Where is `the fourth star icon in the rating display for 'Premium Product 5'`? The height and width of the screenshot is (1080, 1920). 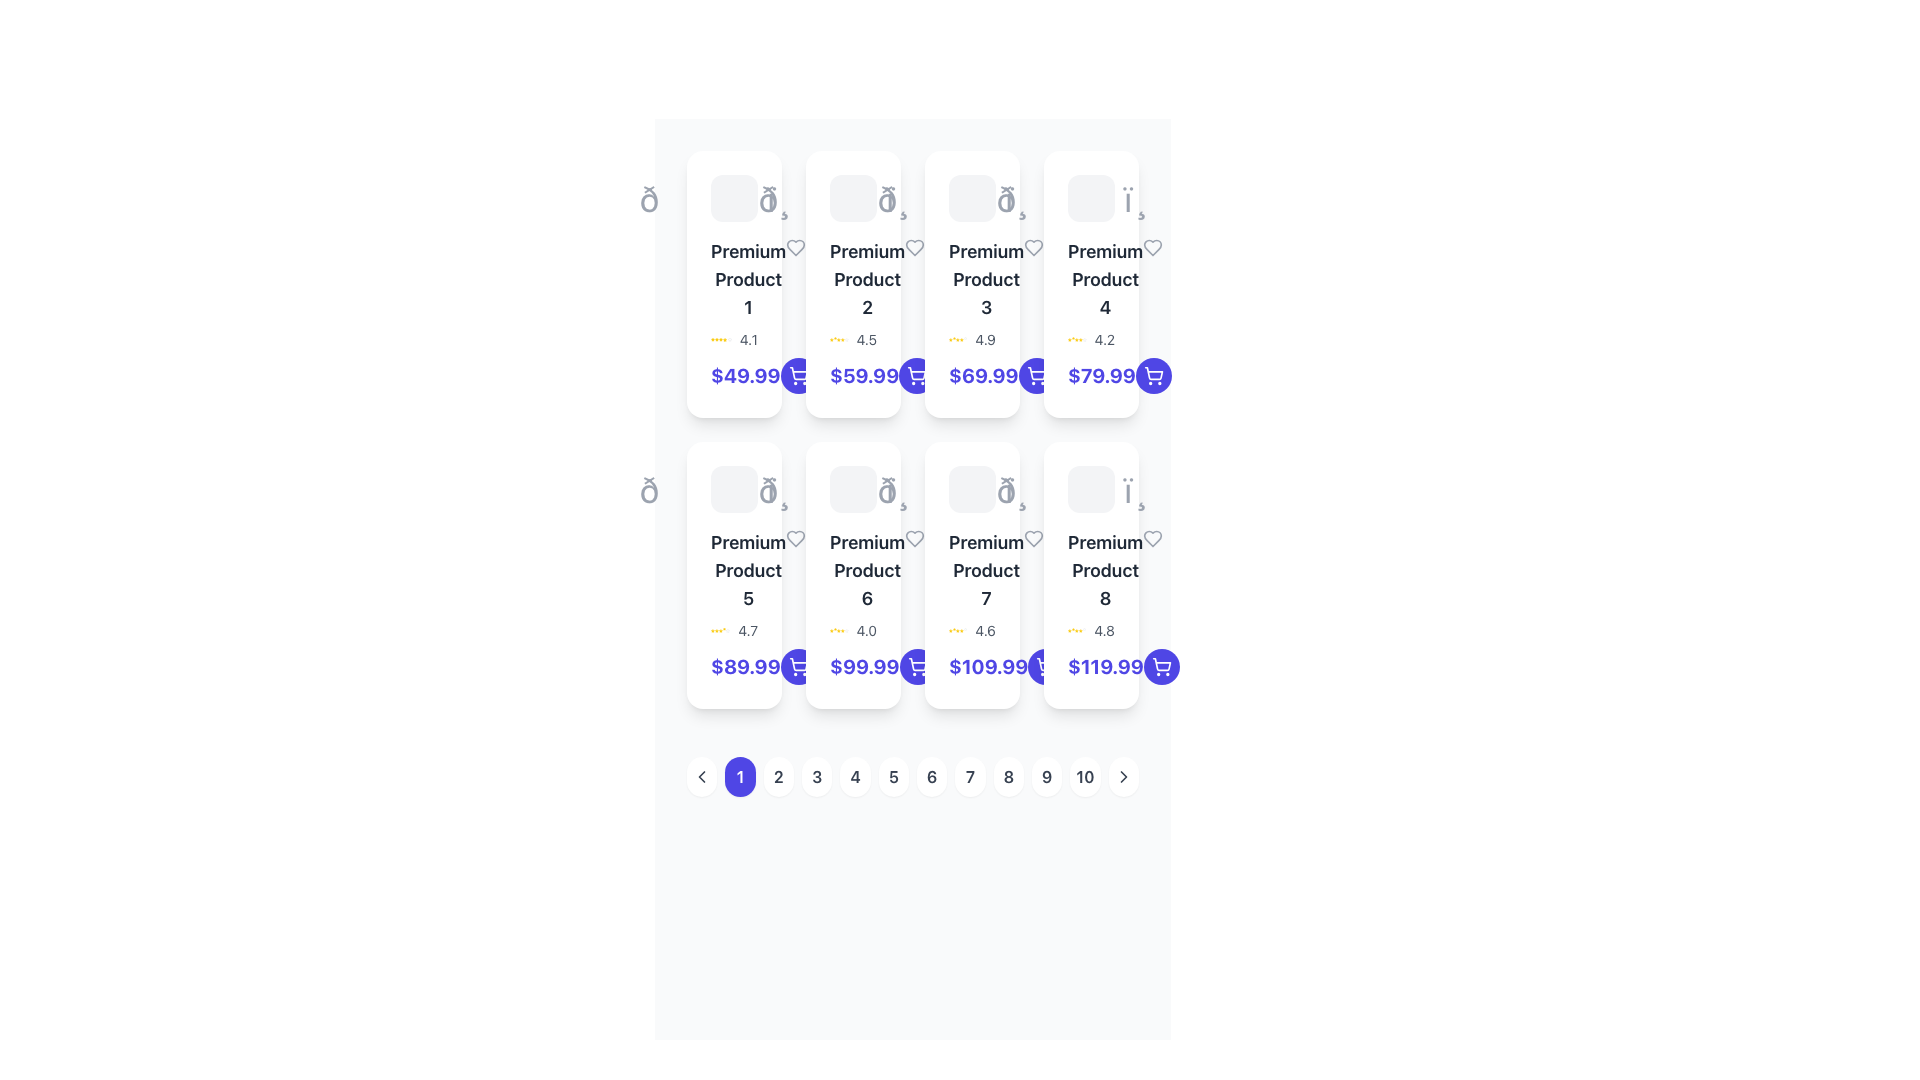 the fourth star icon in the rating display for 'Premium Product 5' is located at coordinates (720, 631).